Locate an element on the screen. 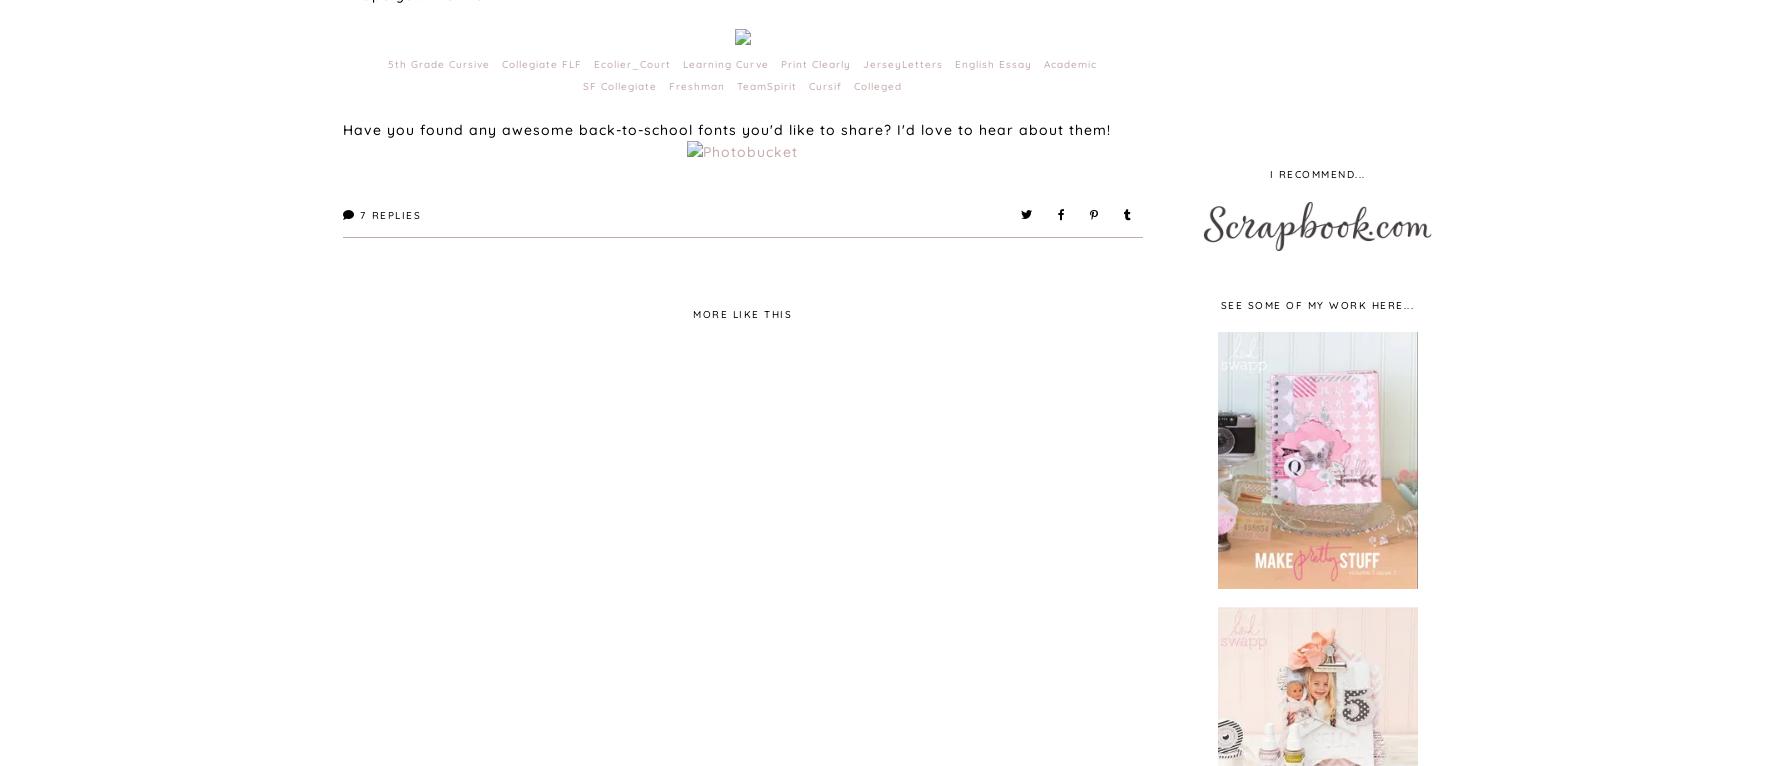 The height and width of the screenshot is (766, 1785). '5th Grade Cursive' is located at coordinates (437, 63).